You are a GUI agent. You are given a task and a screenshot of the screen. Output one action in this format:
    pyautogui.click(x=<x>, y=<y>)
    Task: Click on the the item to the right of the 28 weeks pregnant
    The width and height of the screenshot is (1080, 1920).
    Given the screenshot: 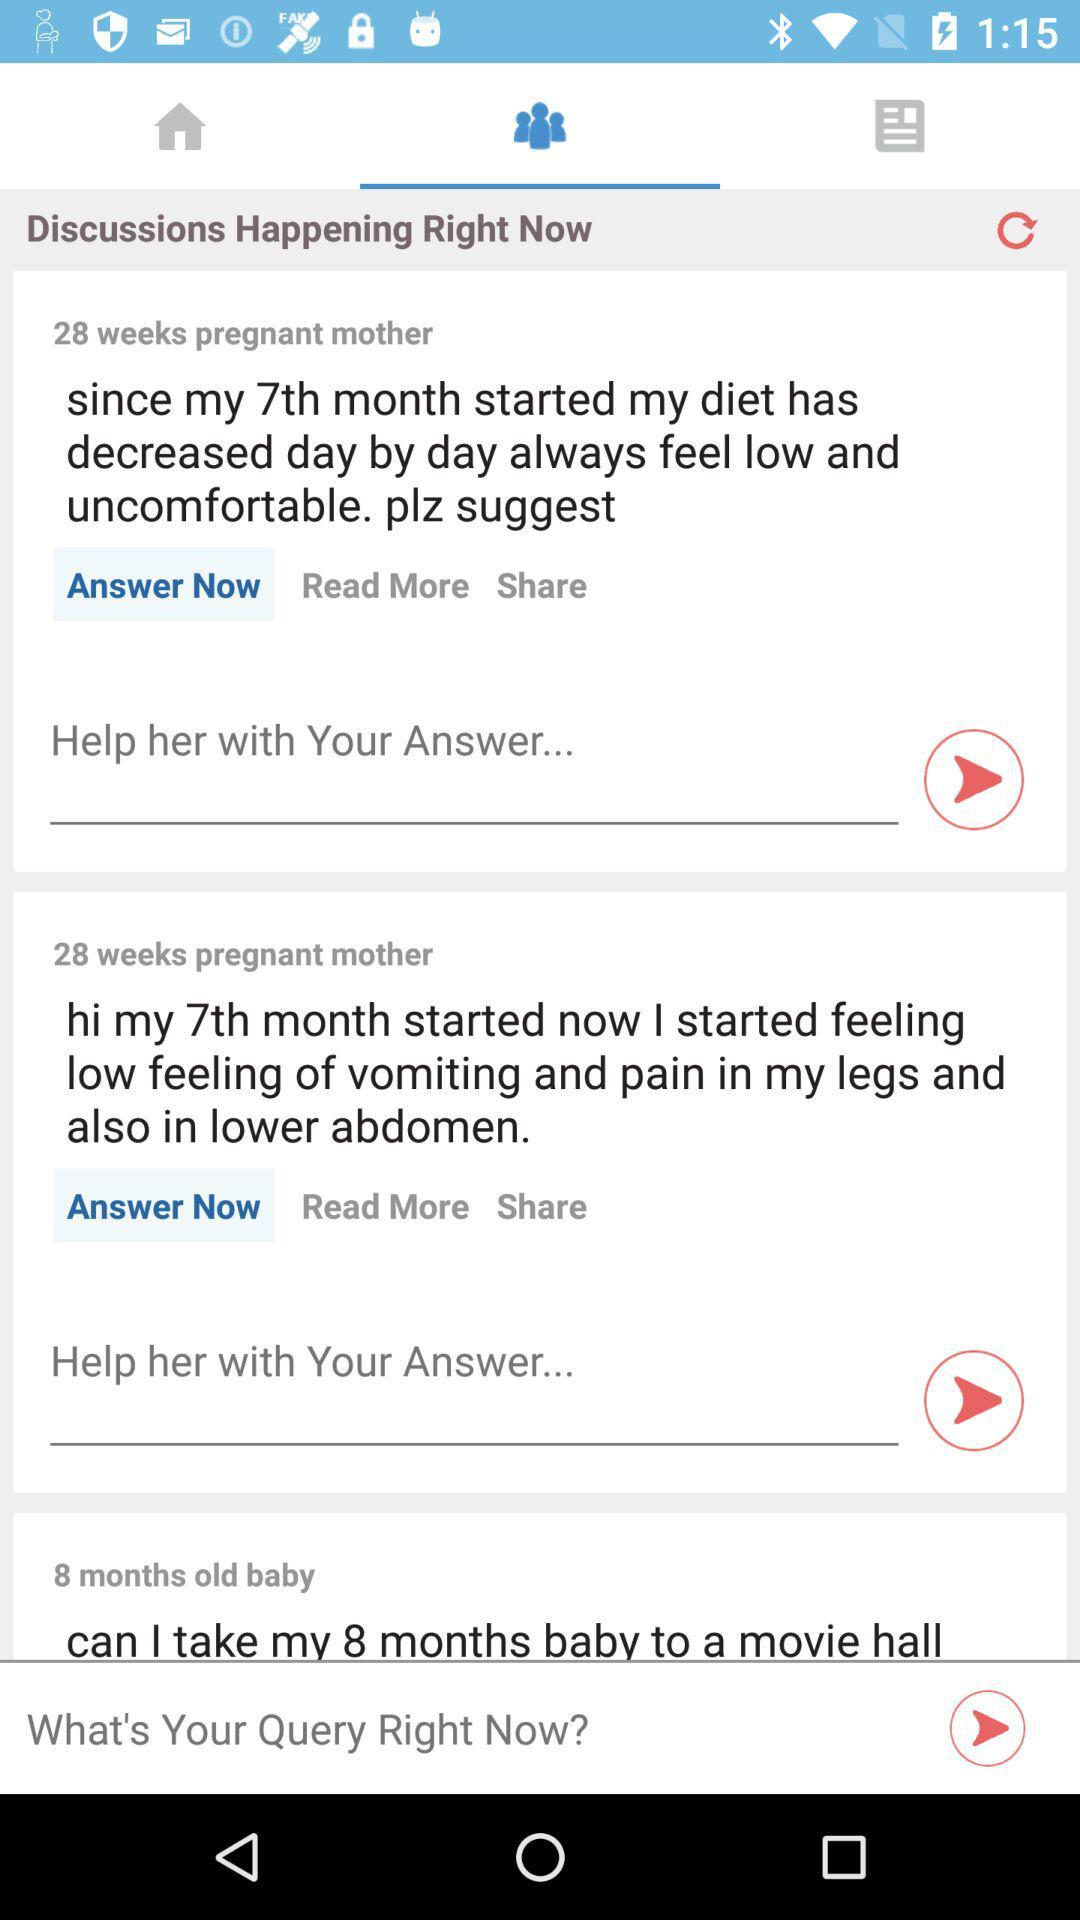 What is the action you would take?
    pyautogui.click(x=743, y=309)
    